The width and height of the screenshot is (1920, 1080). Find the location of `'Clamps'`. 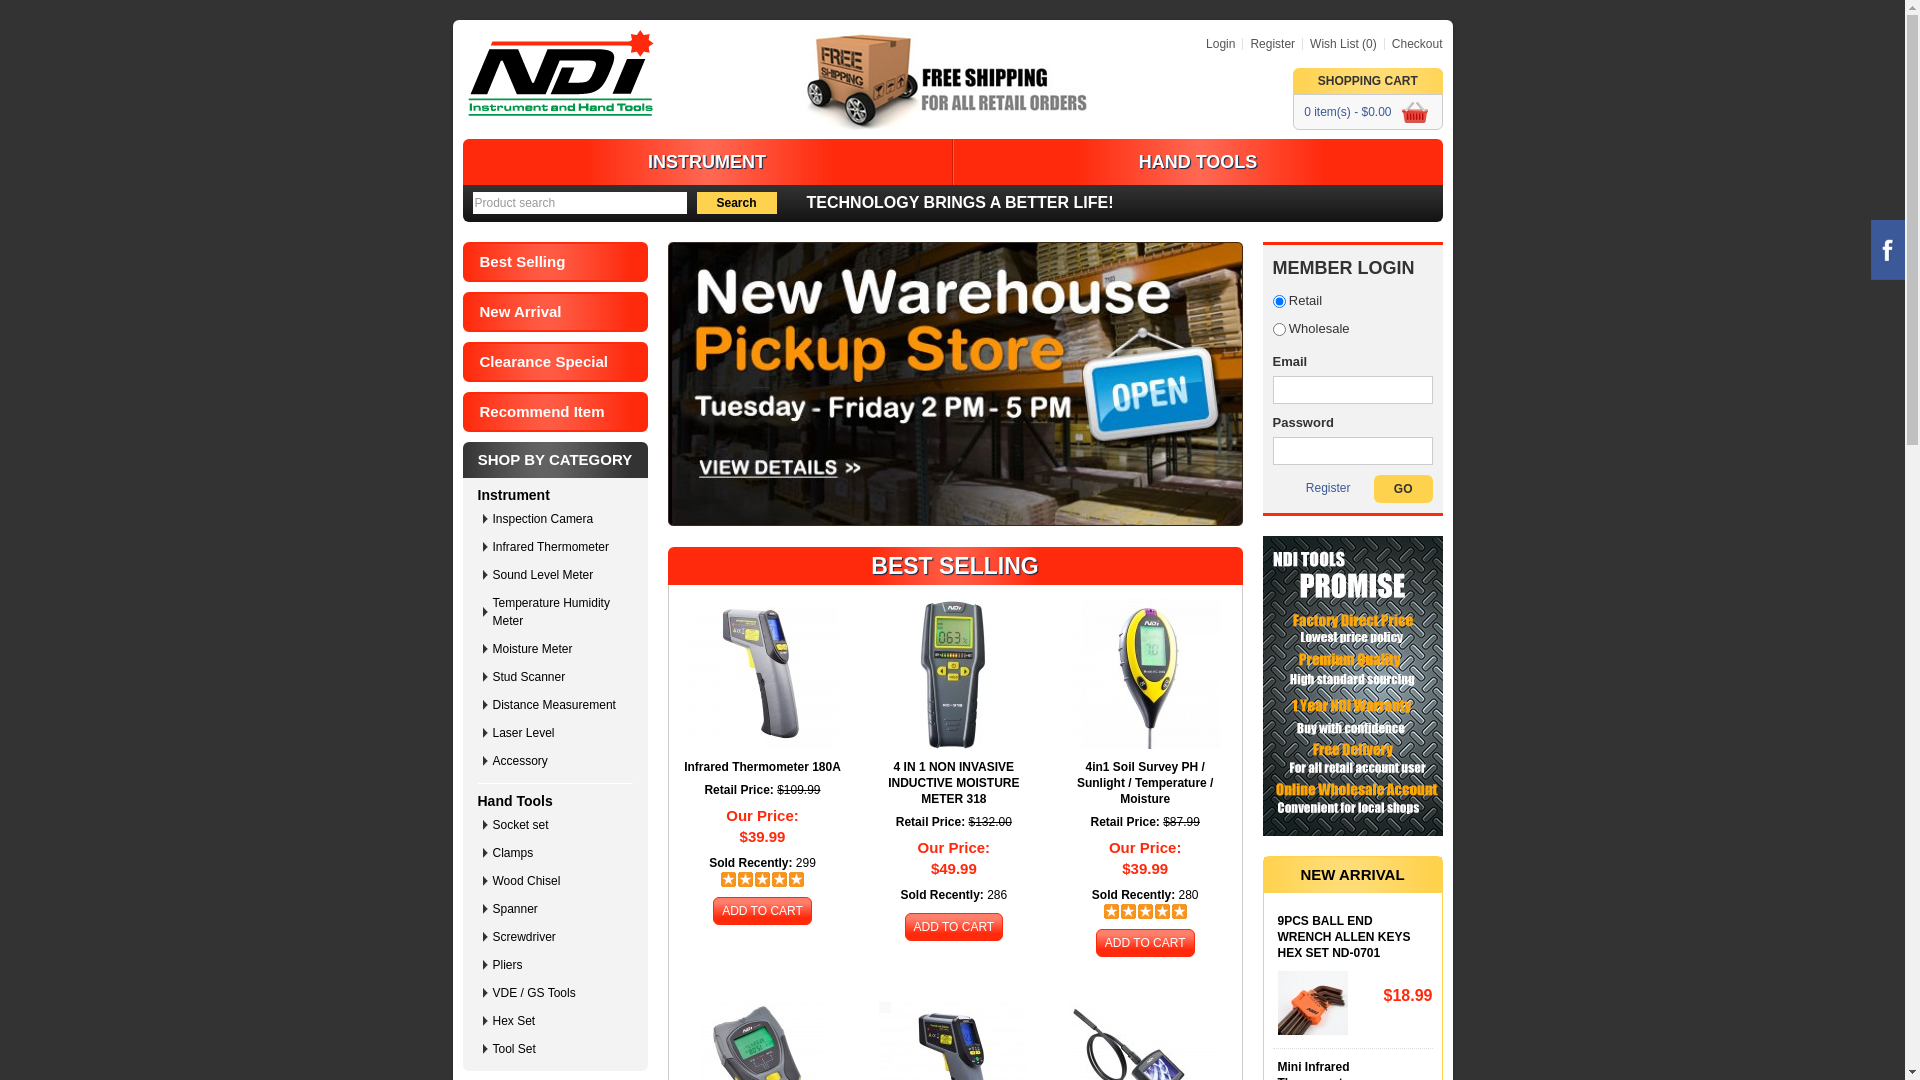

'Clamps' is located at coordinates (559, 852).